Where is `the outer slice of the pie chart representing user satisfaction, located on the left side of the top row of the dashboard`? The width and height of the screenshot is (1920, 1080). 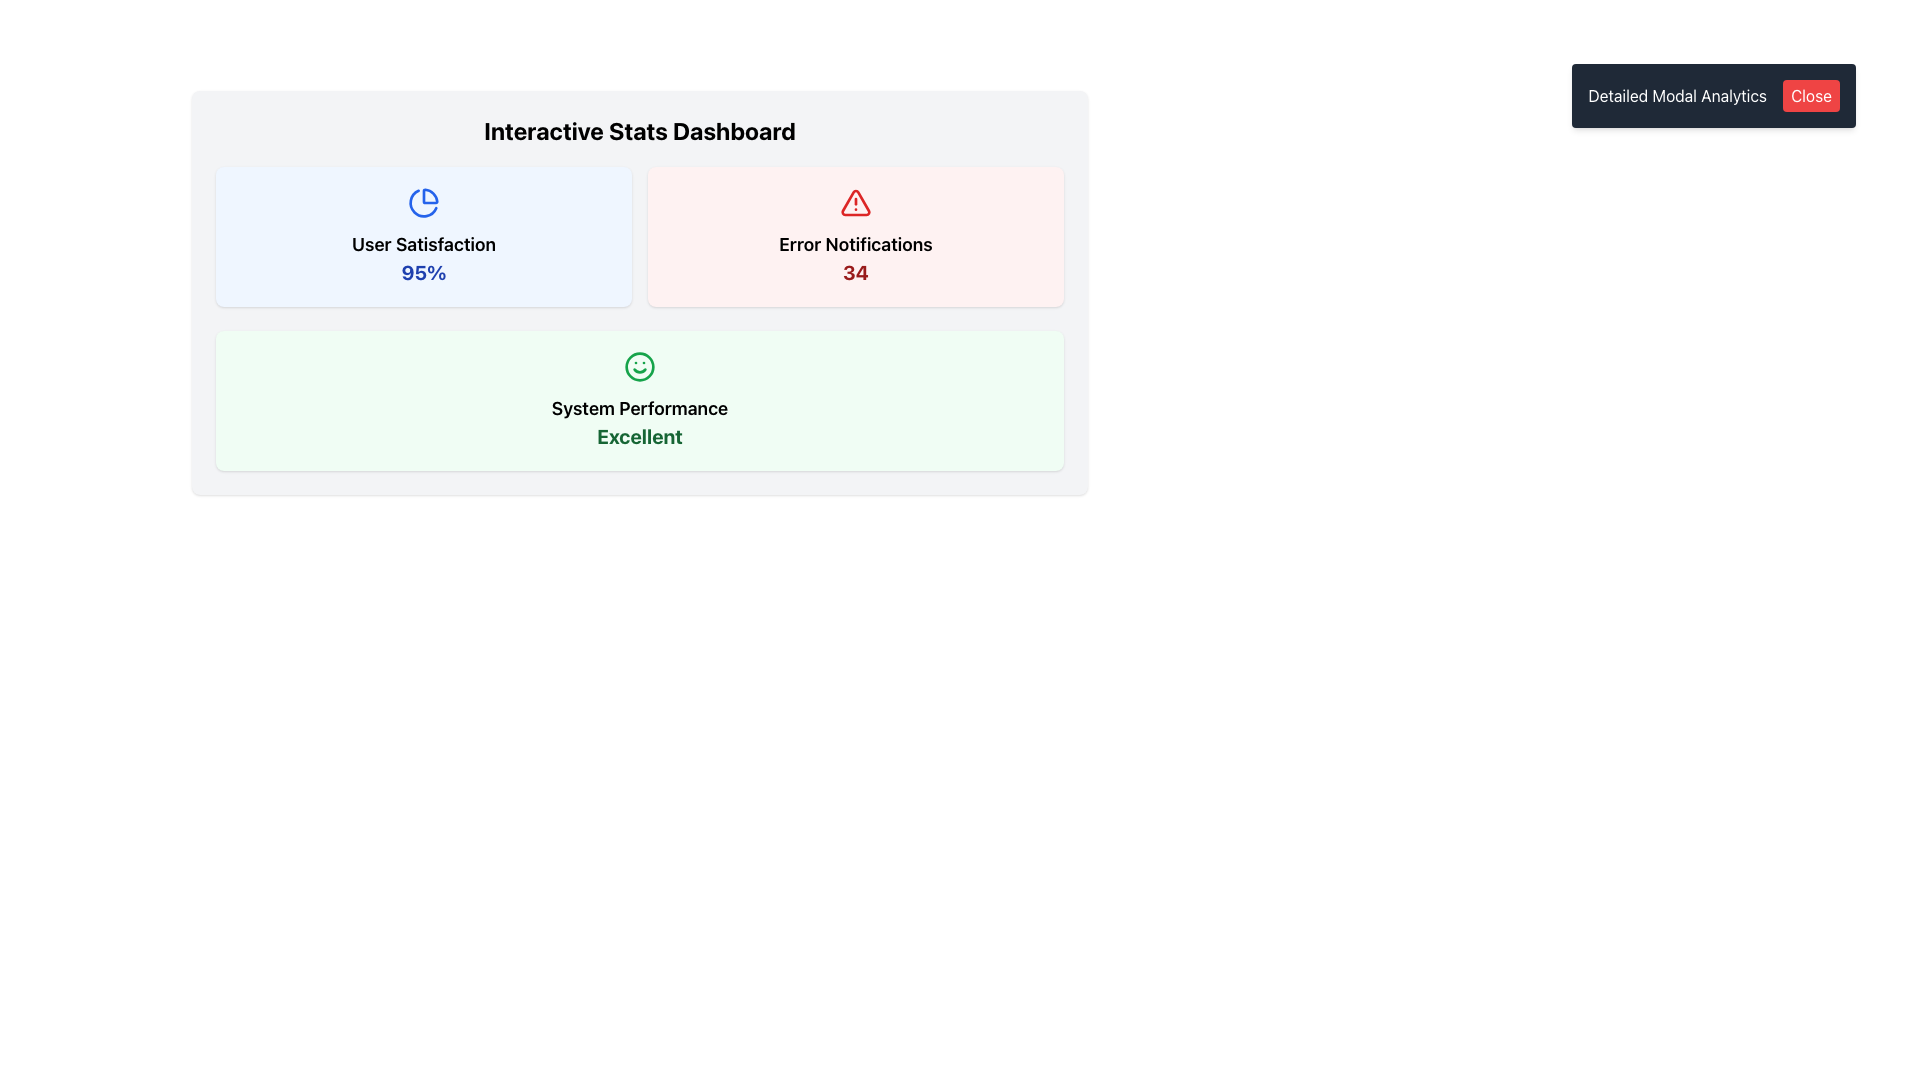
the outer slice of the pie chart representing user satisfaction, located on the left side of the top row of the dashboard is located at coordinates (429, 196).